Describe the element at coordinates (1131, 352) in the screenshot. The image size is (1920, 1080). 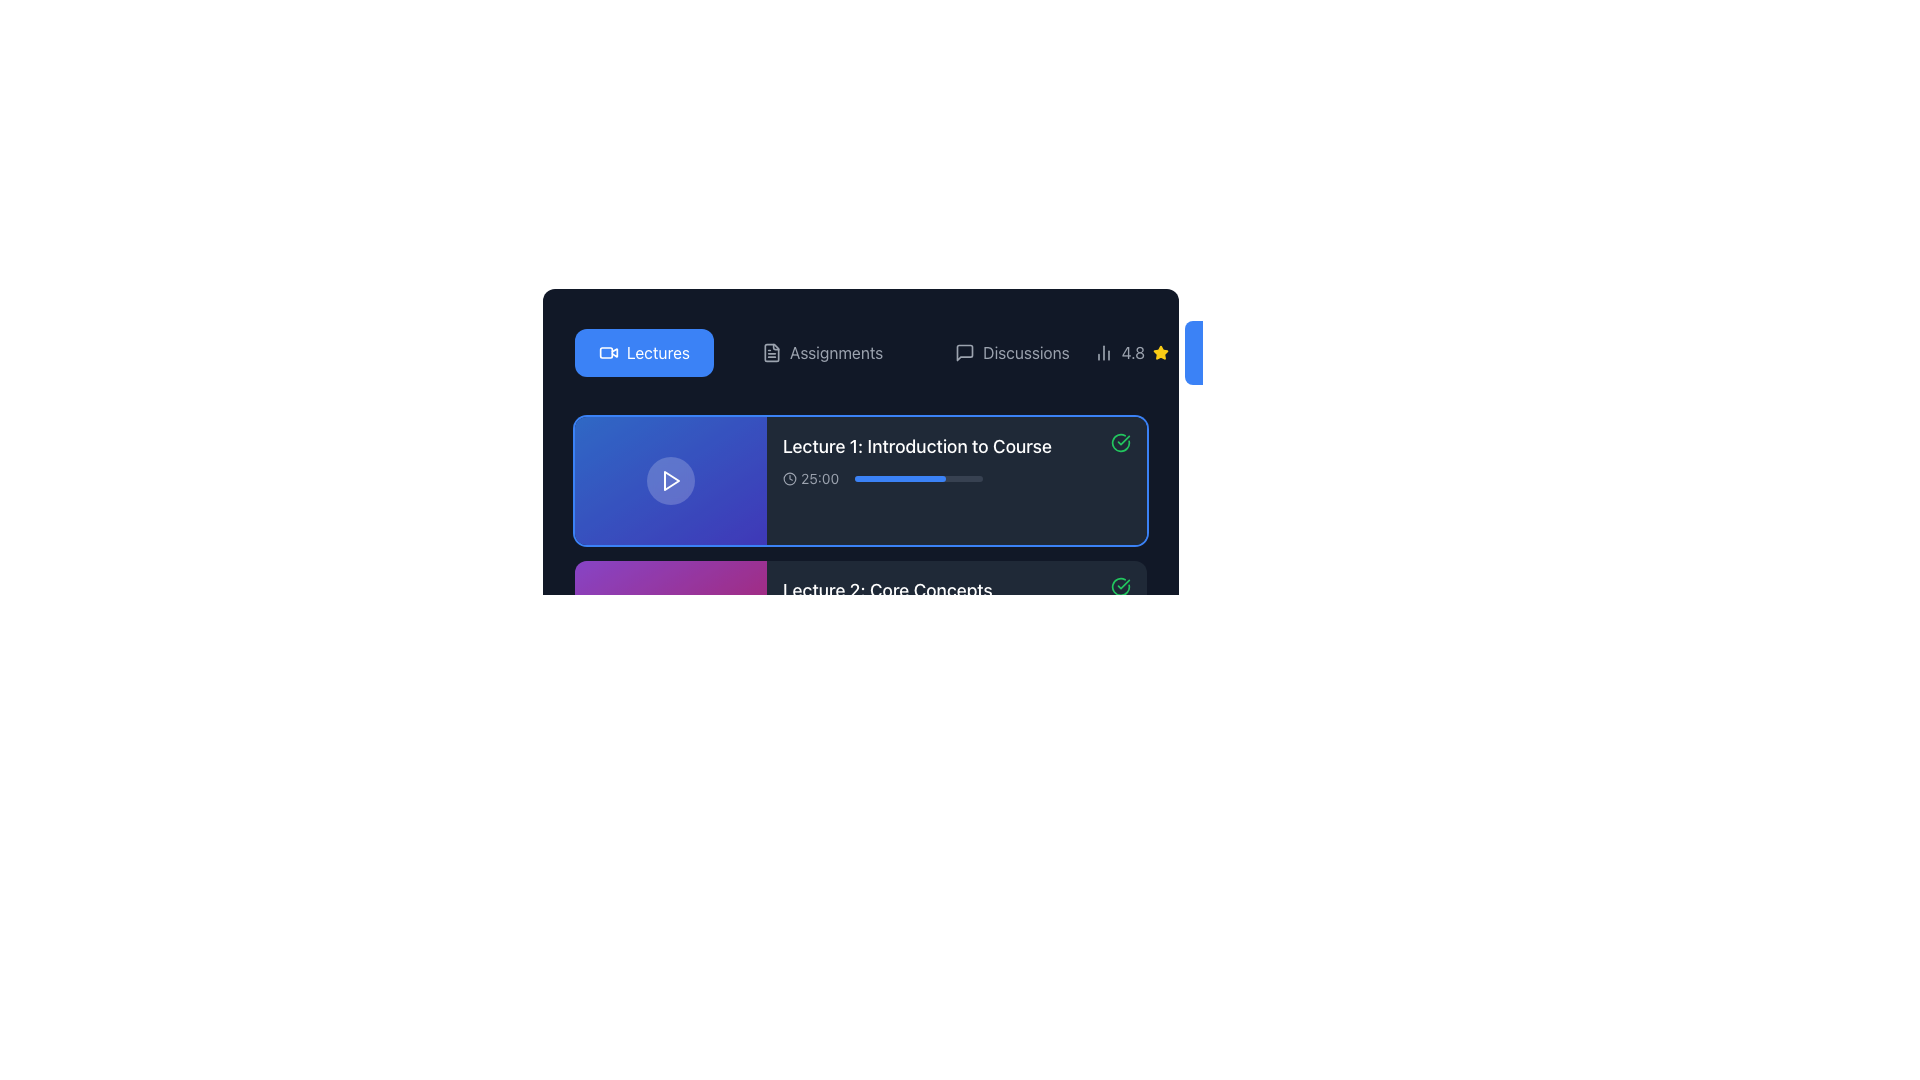
I see `the text label displaying the rating '4.8' located in the upper-right section of the interface, positioned between the bar chart icon and the star icon` at that location.